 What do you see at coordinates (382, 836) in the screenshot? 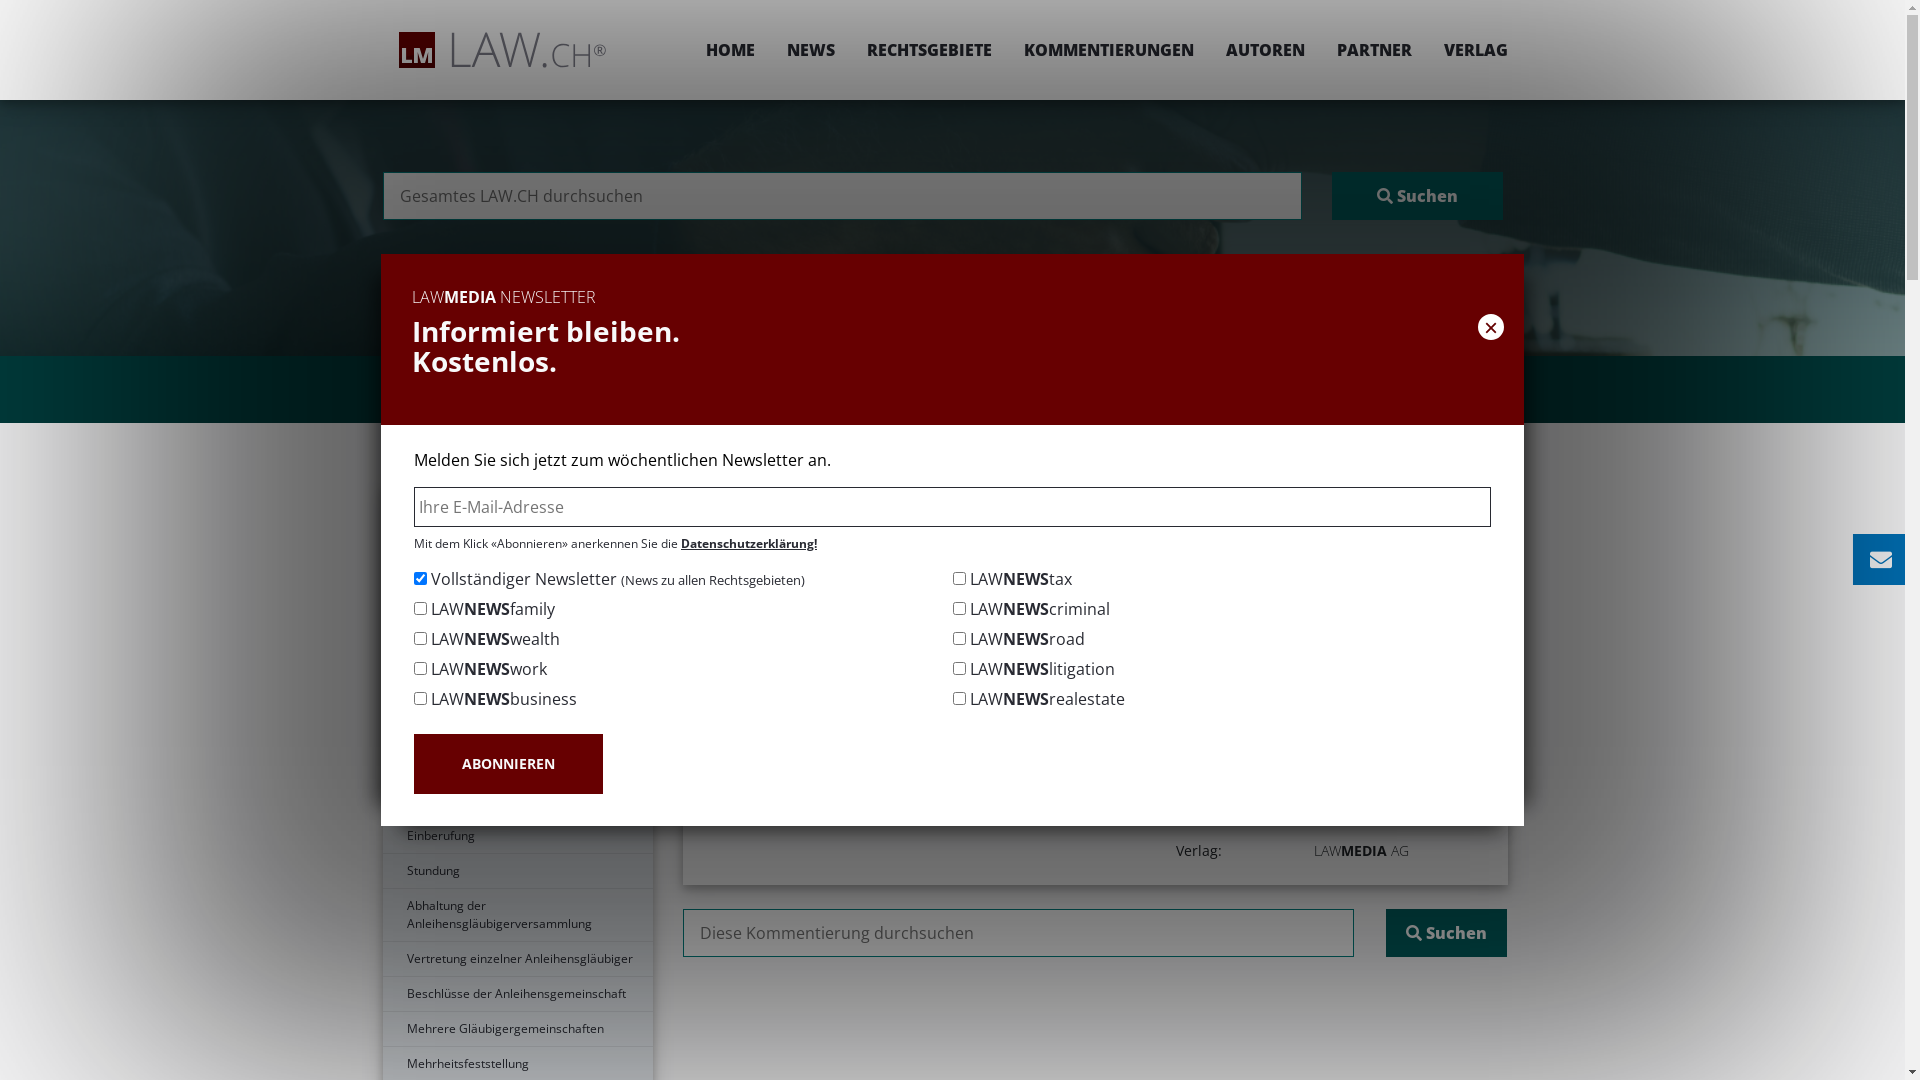
I see `'Einberufung'` at bounding box center [382, 836].